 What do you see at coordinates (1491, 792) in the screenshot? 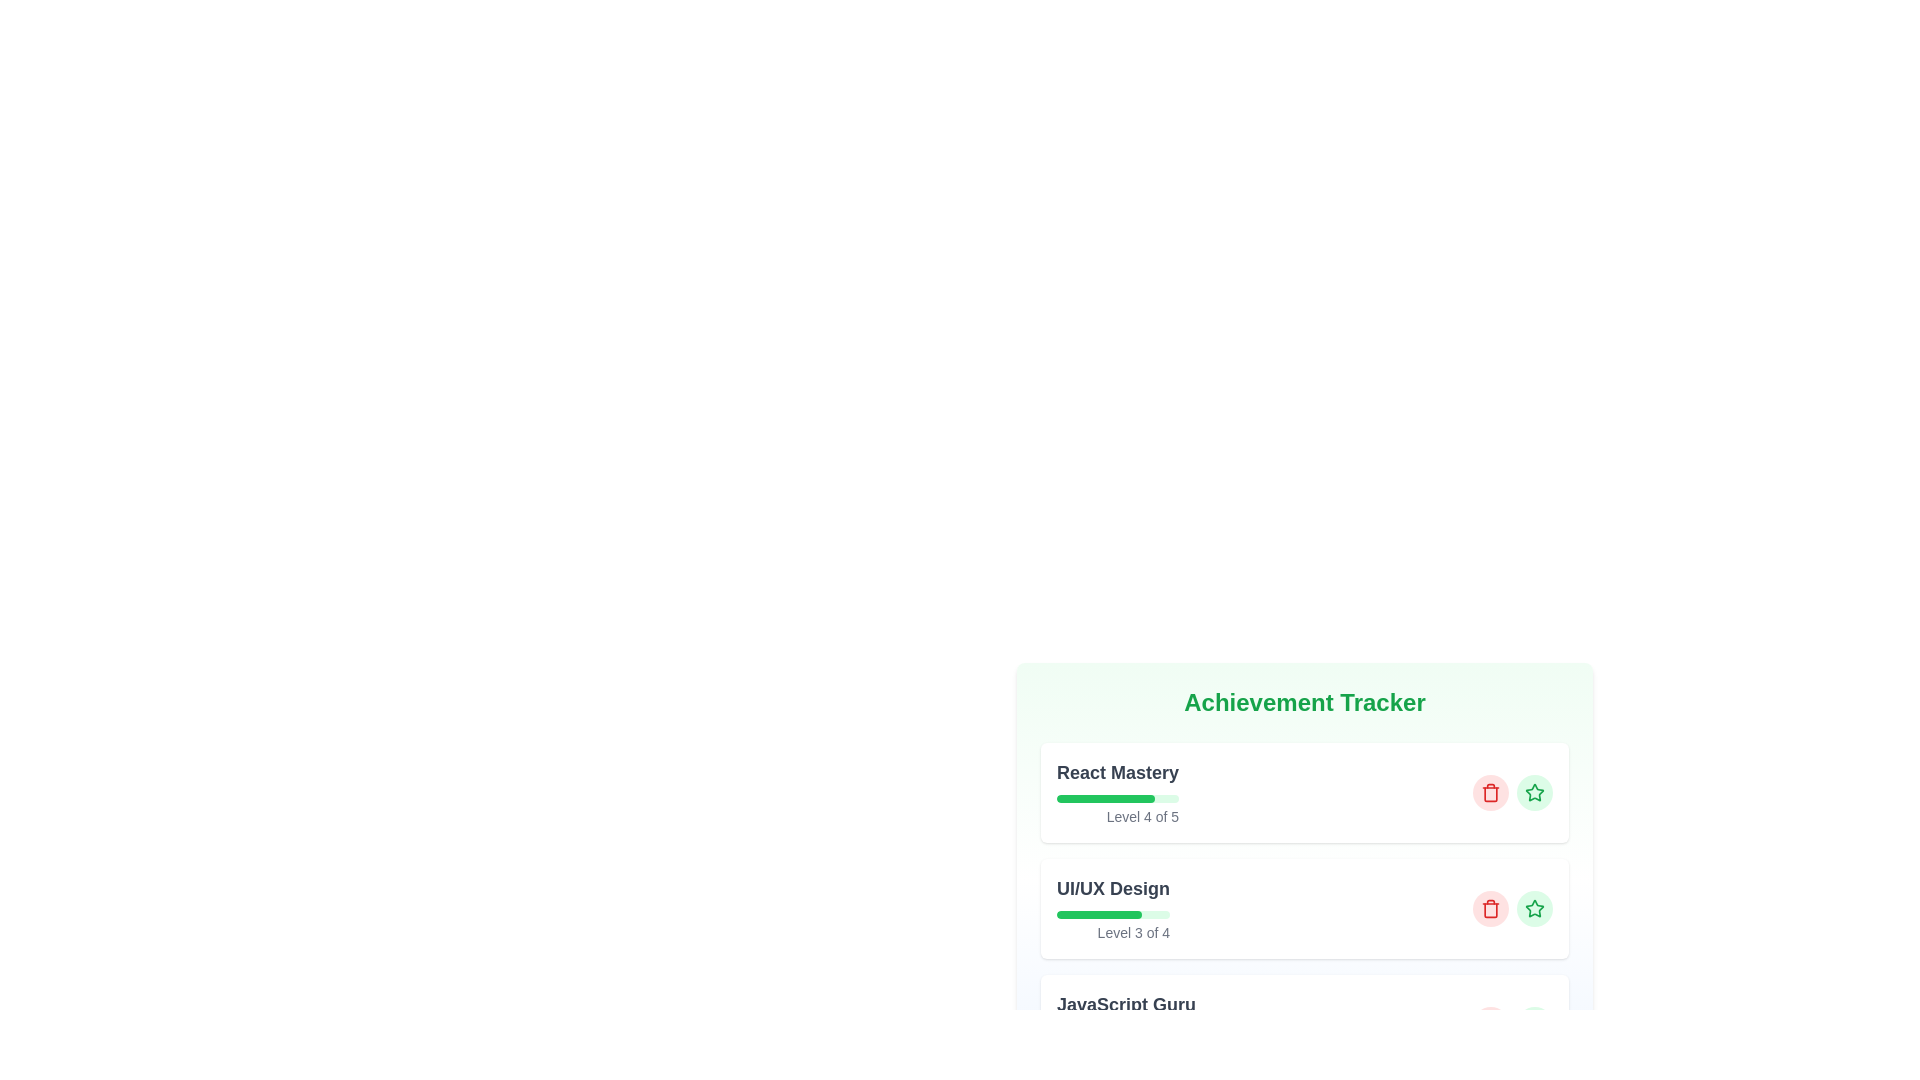
I see `the circular button with a trash can icon, styled with a light red background, located next to the 'React Mastery' achievement in the 'Achievement Tracker' interface to possibly see a tooltip` at bounding box center [1491, 792].